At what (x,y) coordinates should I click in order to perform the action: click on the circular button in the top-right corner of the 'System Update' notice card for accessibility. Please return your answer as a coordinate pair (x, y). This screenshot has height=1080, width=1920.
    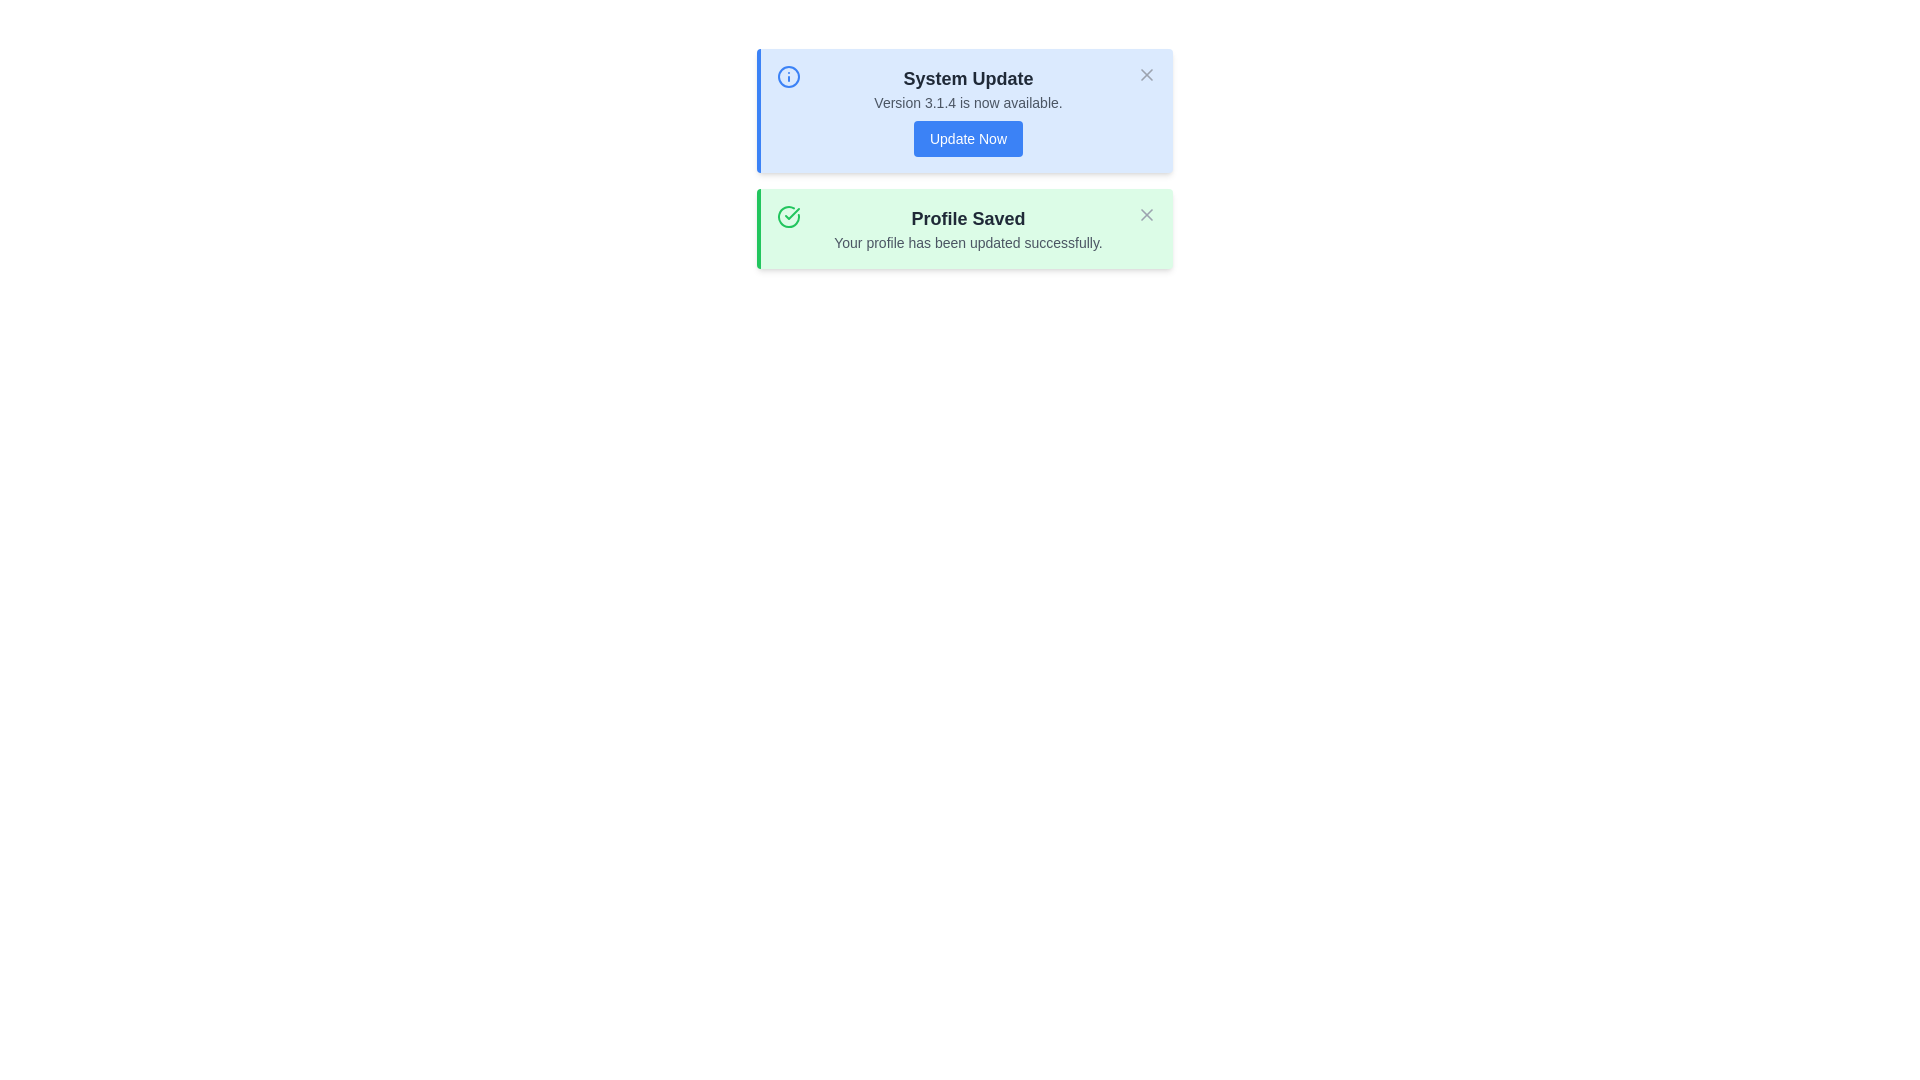
    Looking at the image, I should click on (1146, 73).